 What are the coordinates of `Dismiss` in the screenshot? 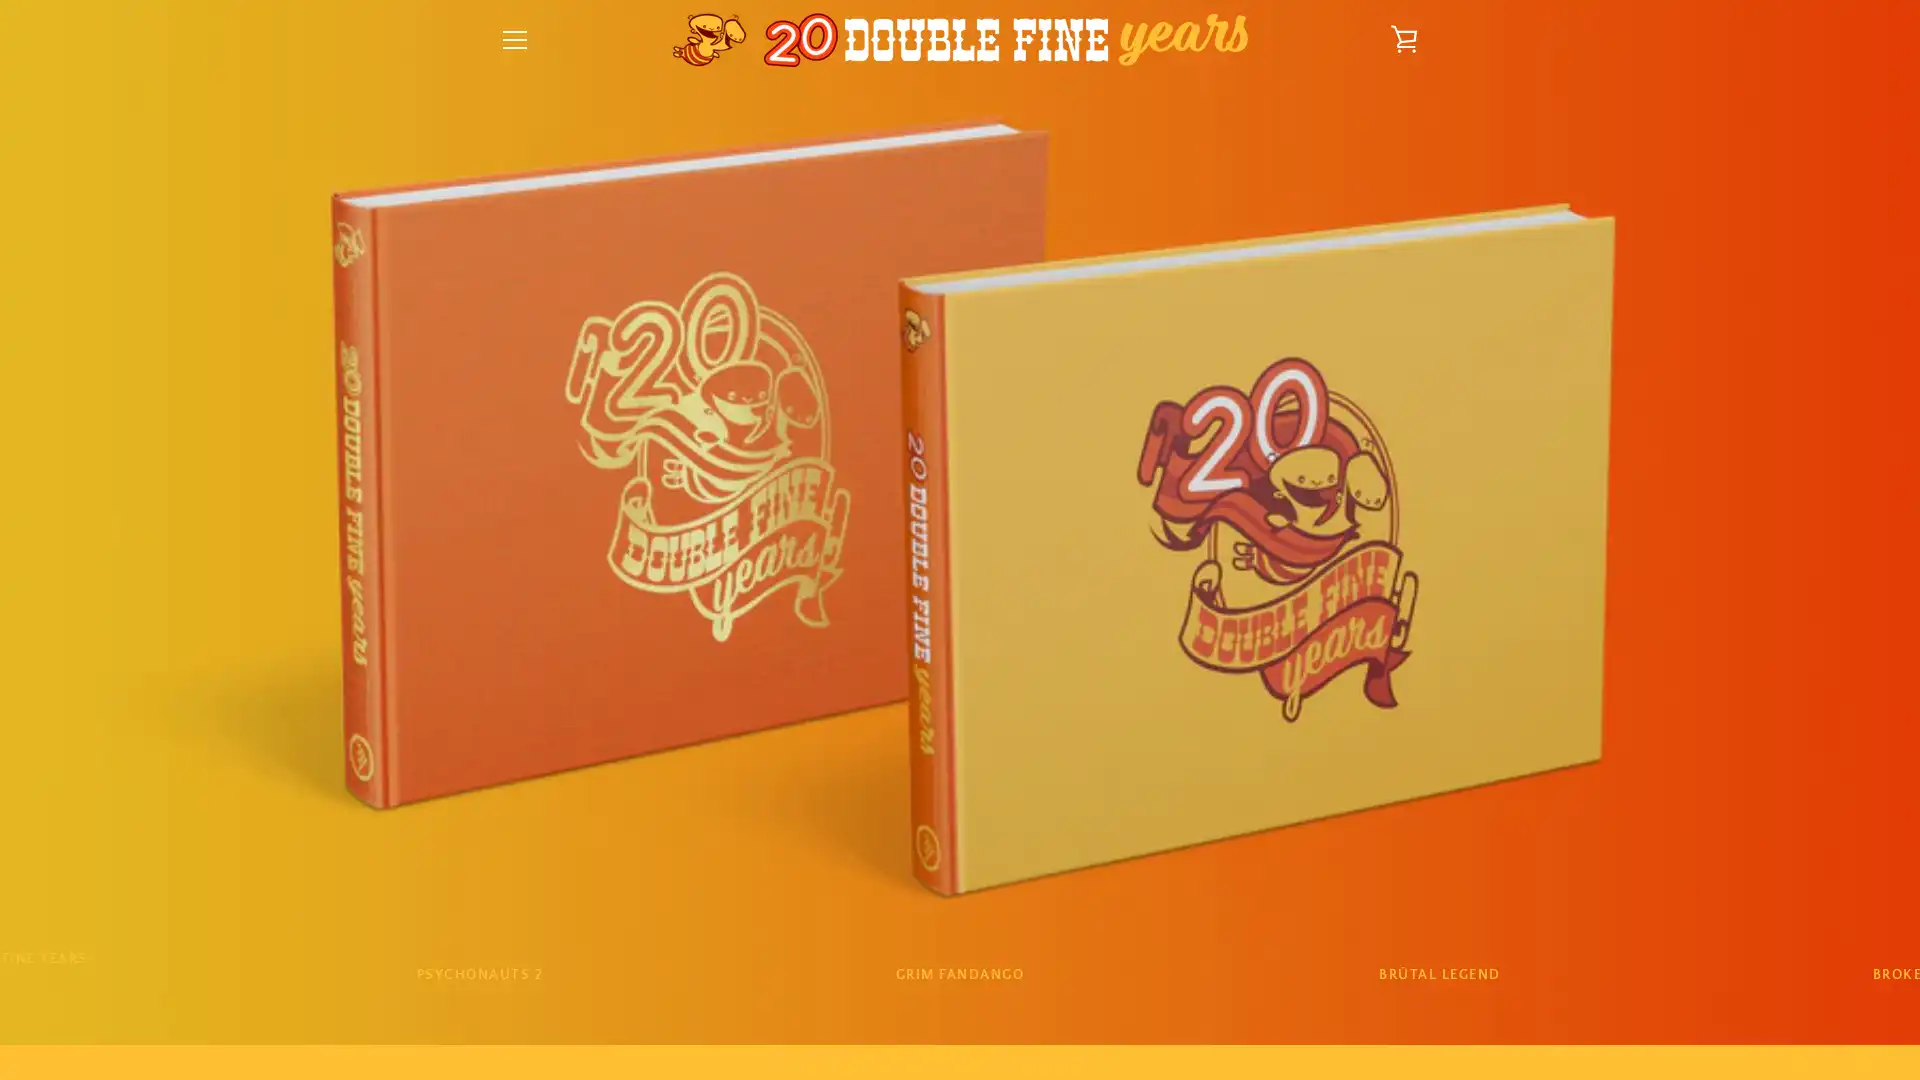 It's located at (1181, 362).